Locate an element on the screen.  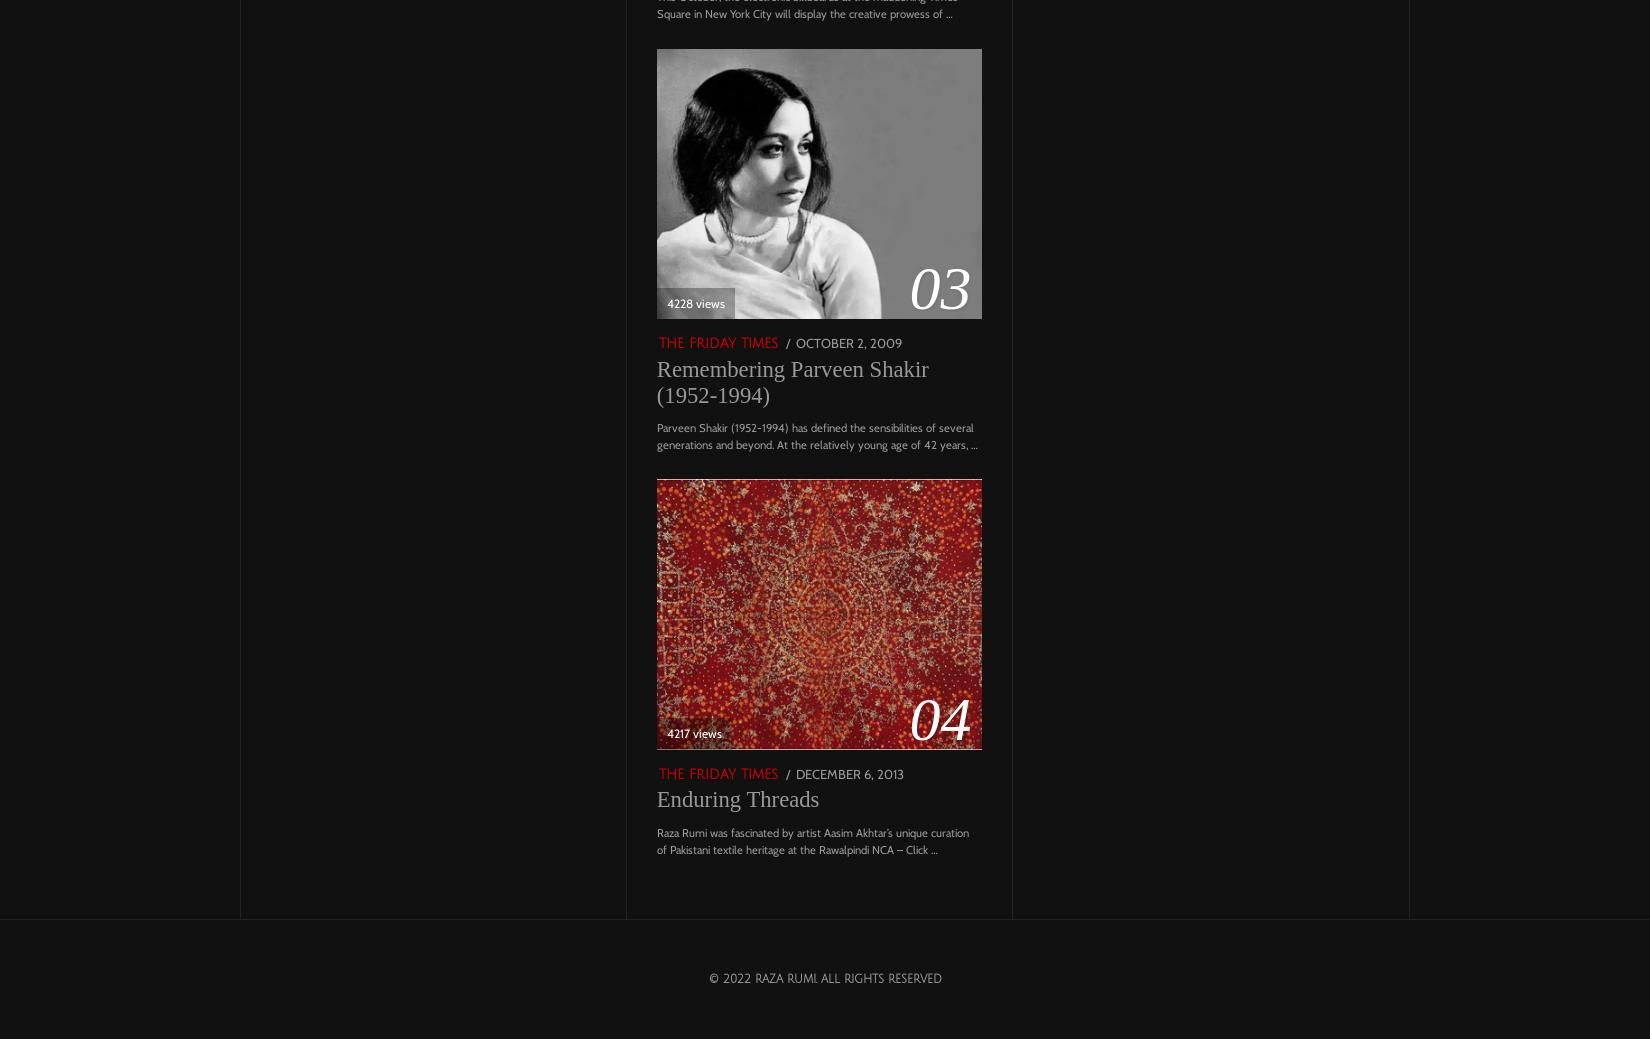
'© 2022 Raza Rumi. All Rights Reserved' is located at coordinates (823, 978).